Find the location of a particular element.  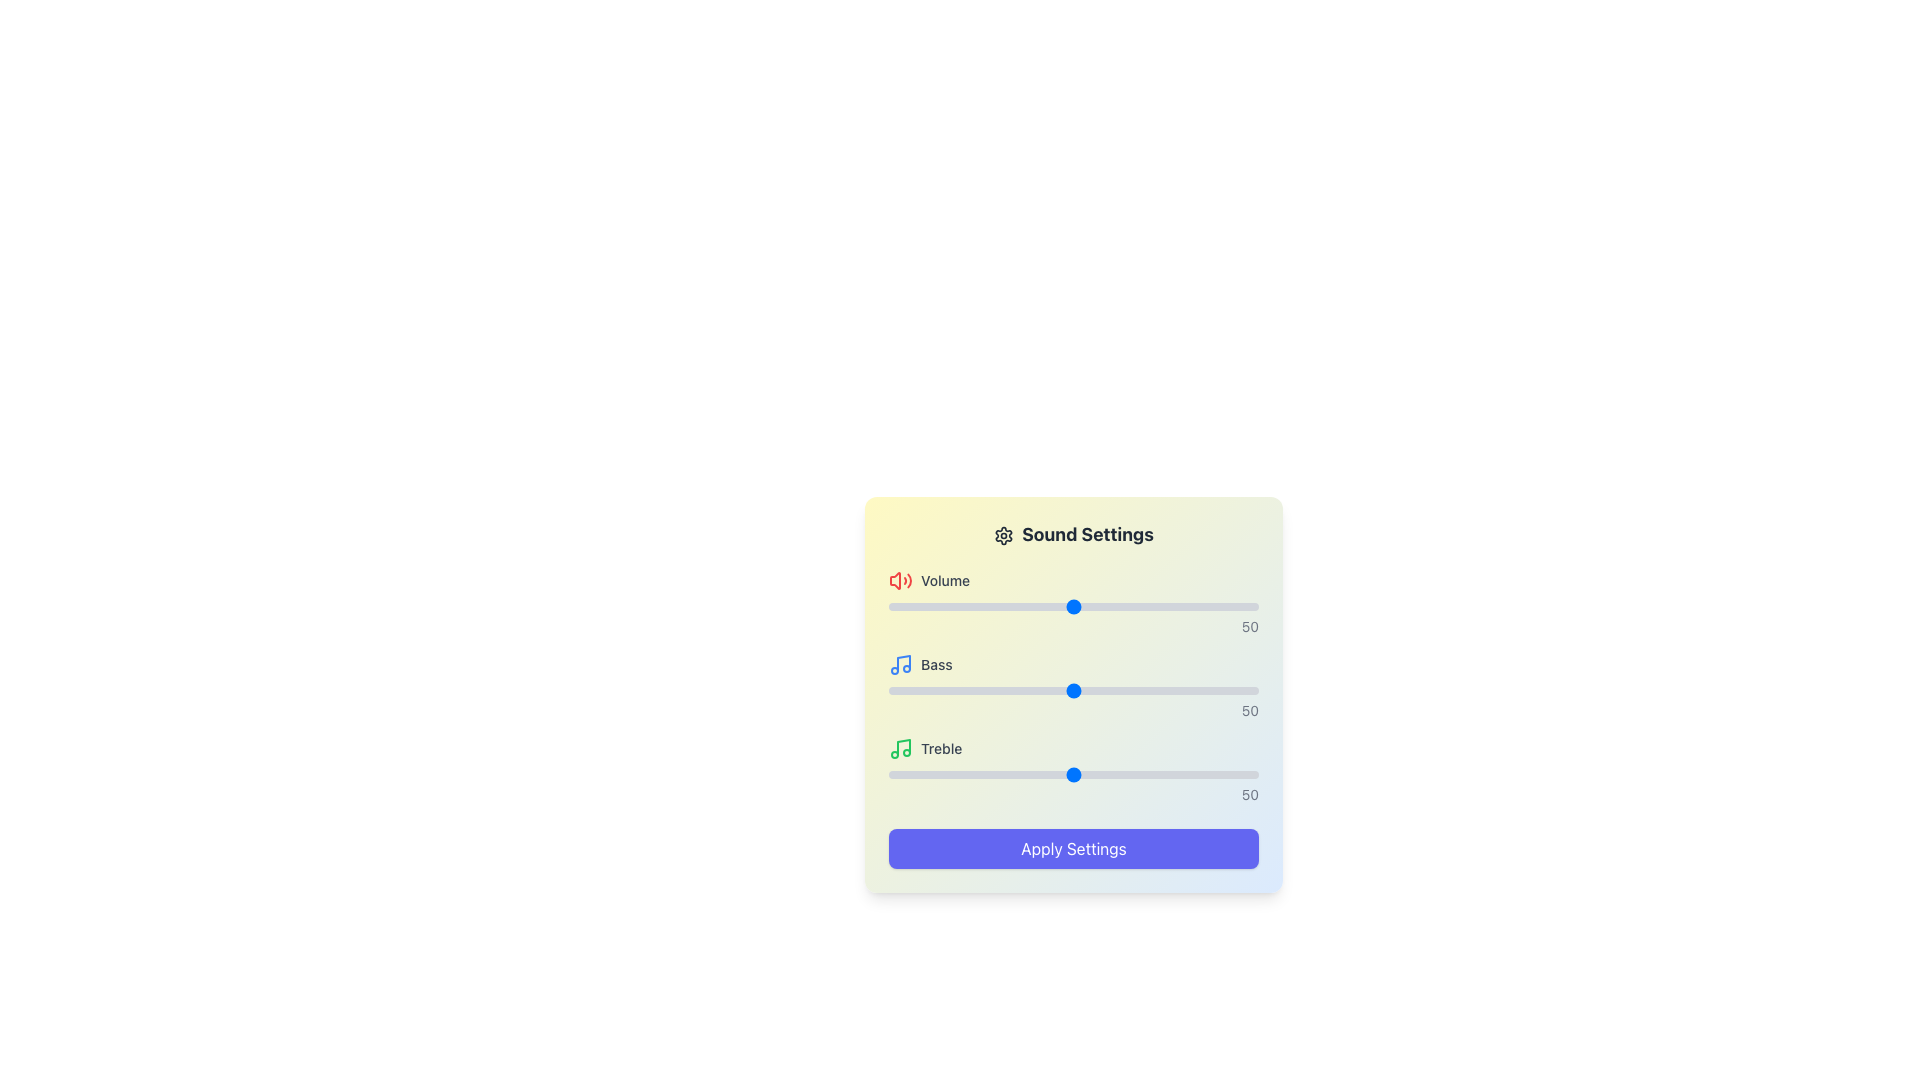

the gear-shaped icon that represents configuration options, located to the left of the 'Sound Settings' title text at the top of the dialog box is located at coordinates (1004, 535).